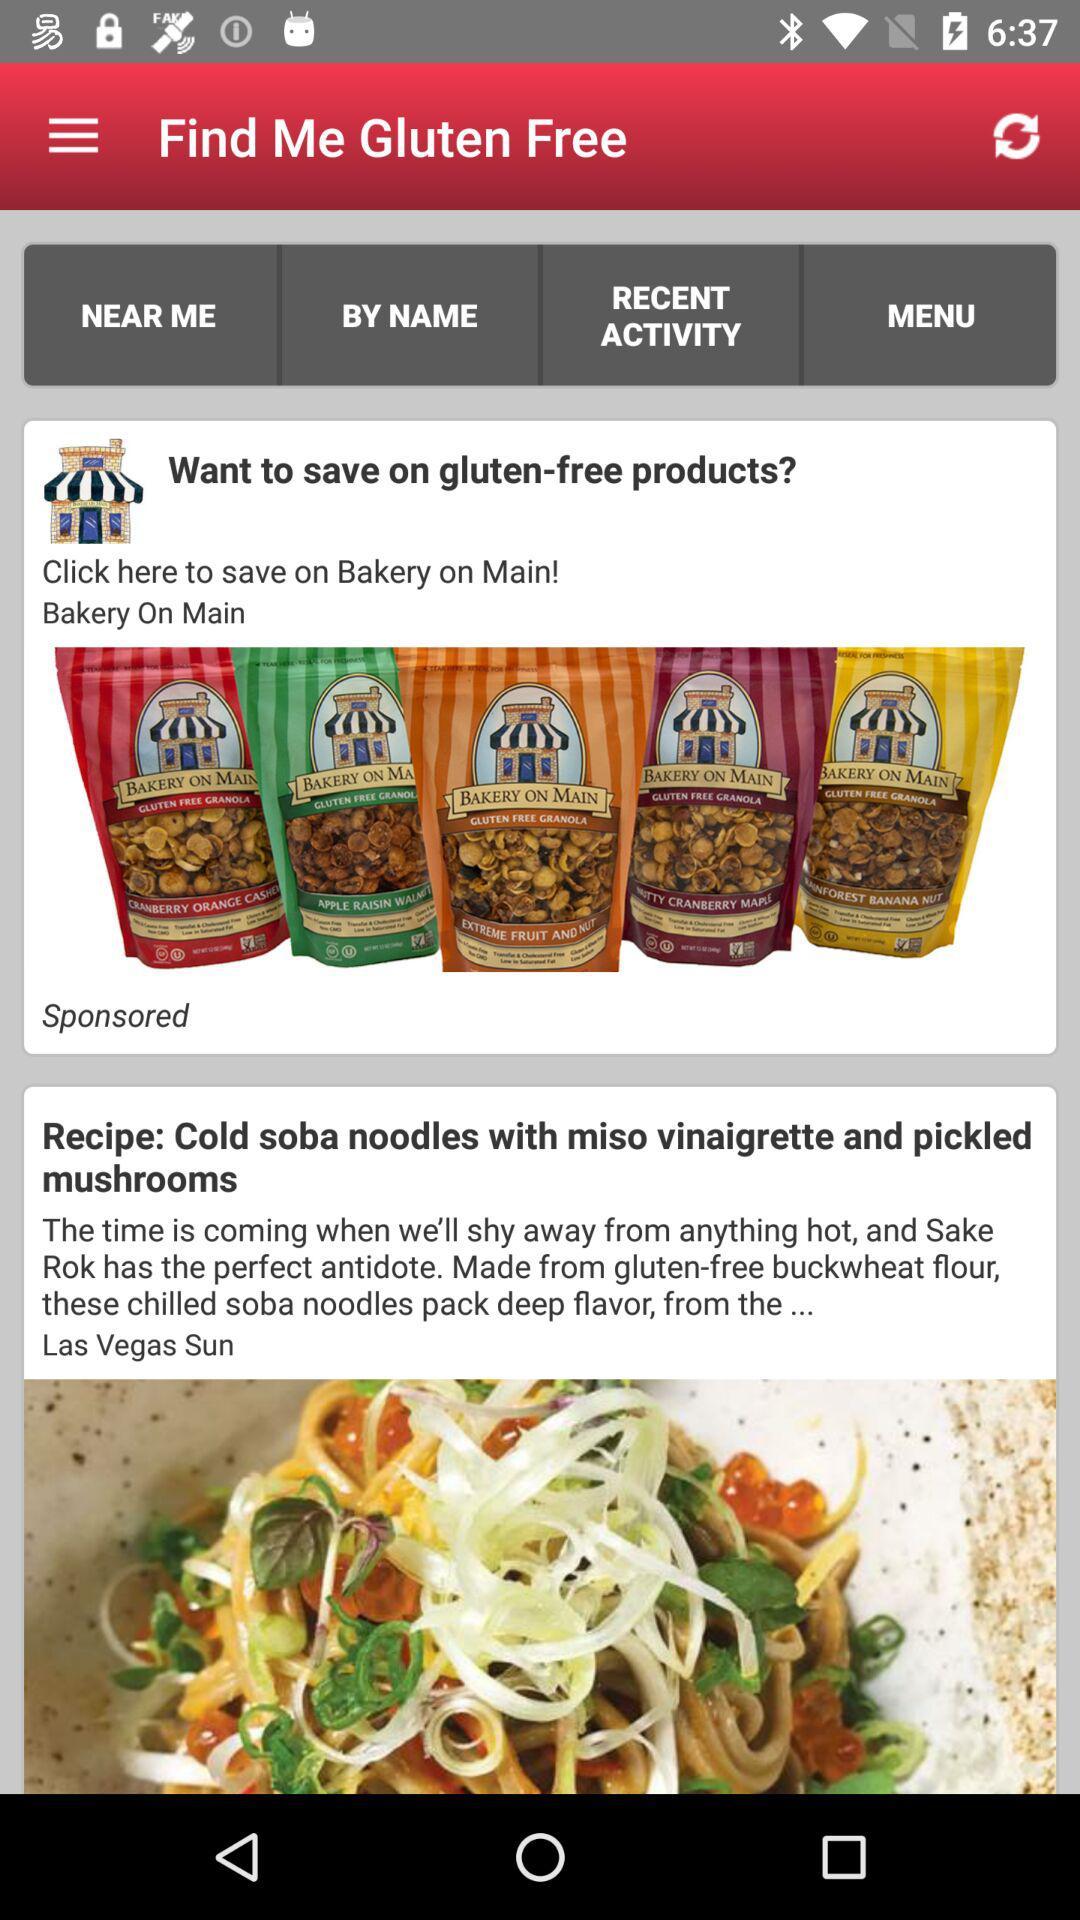 This screenshot has height=1920, width=1080. What do you see at coordinates (540, 1343) in the screenshot?
I see `las vegas sun` at bounding box center [540, 1343].